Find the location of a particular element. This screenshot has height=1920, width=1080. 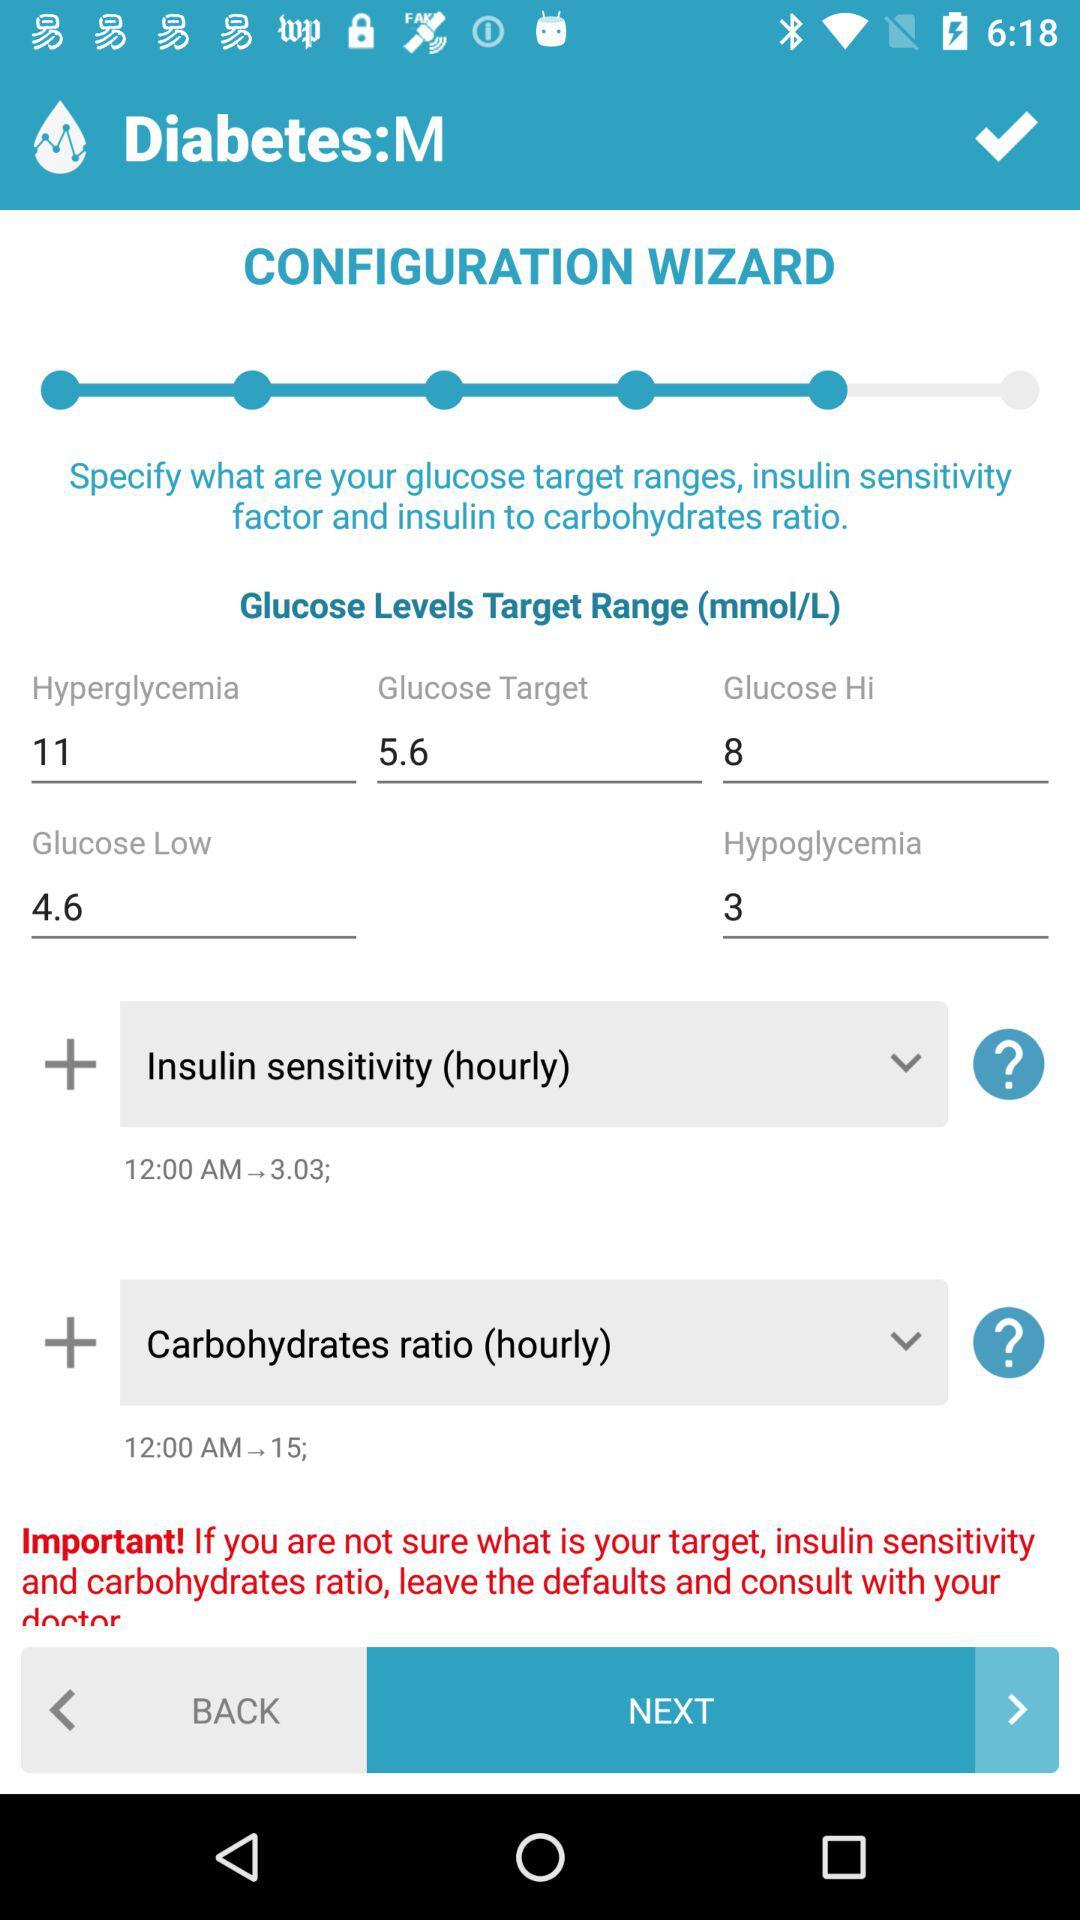

the help icon is located at coordinates (1008, 1342).